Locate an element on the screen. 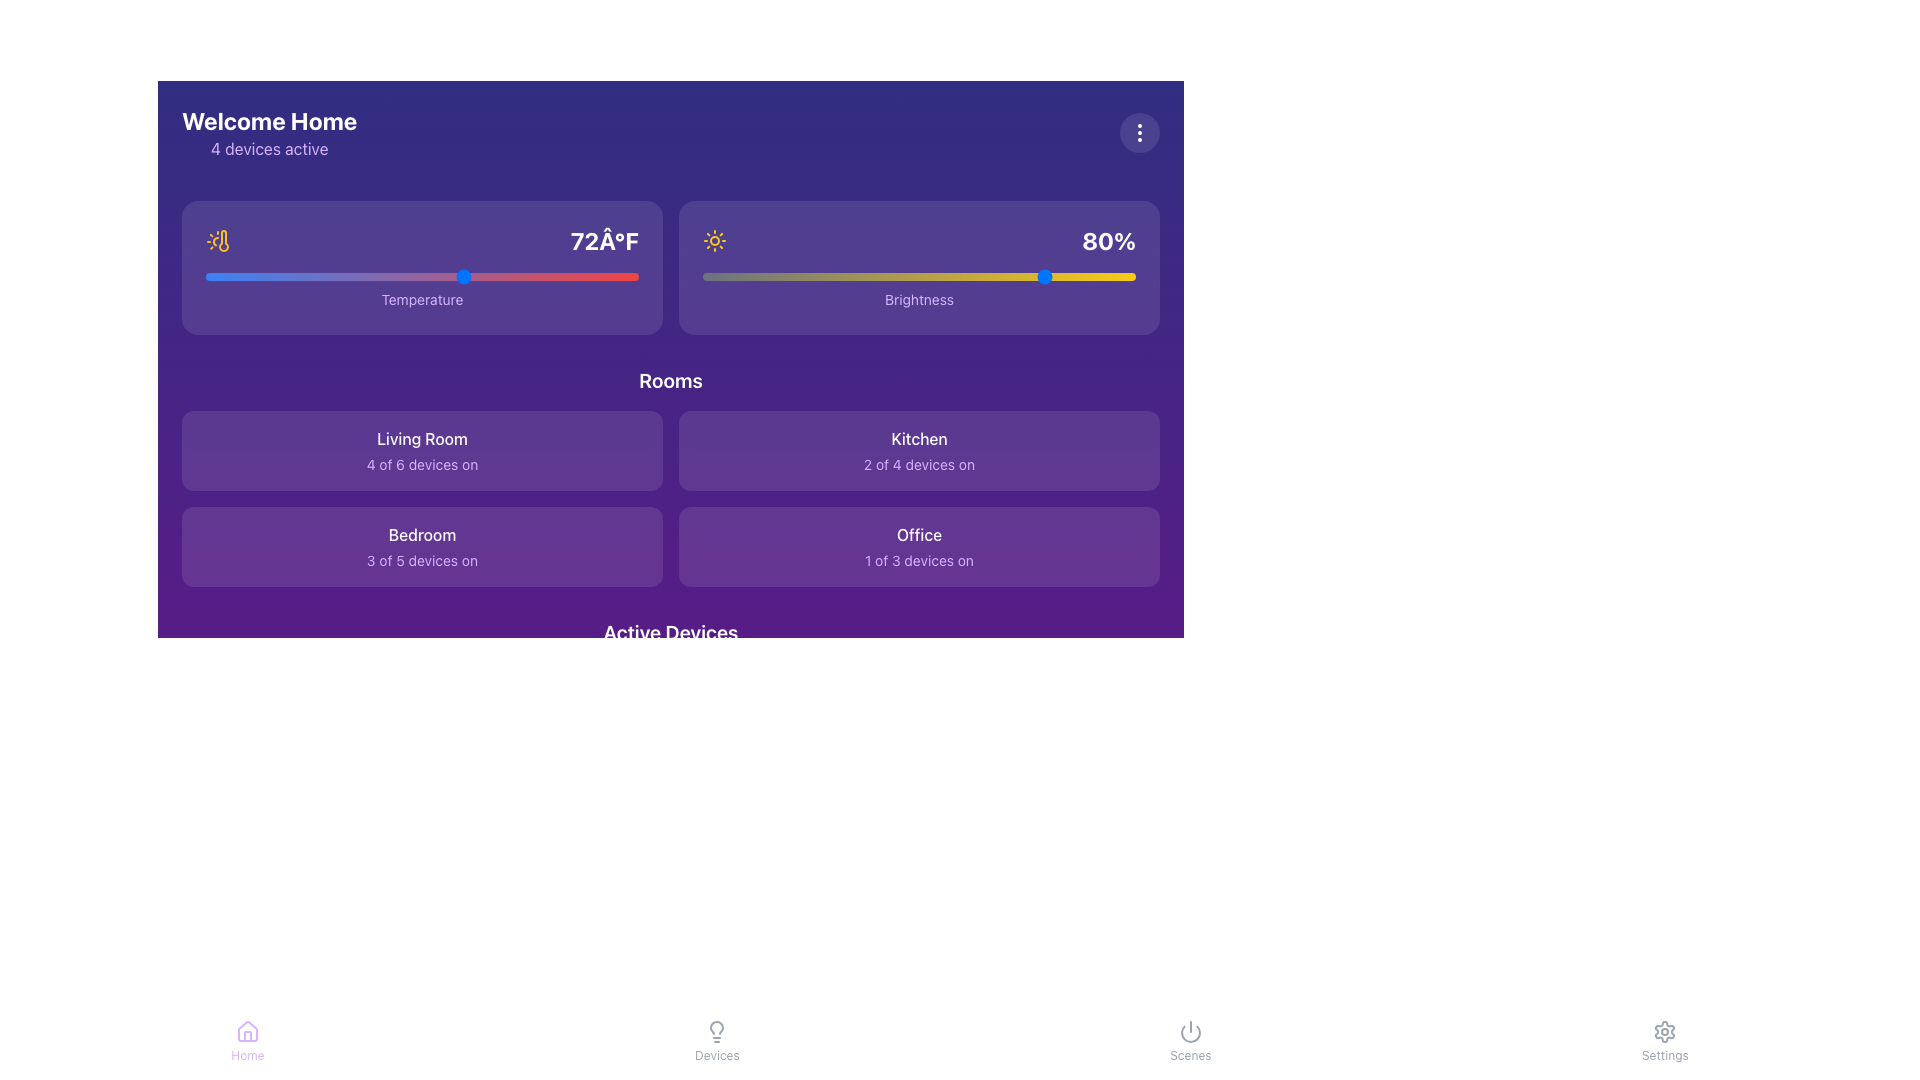 This screenshot has height=1080, width=1920. the 'Bedroom' card UI component located is located at coordinates (421, 547).